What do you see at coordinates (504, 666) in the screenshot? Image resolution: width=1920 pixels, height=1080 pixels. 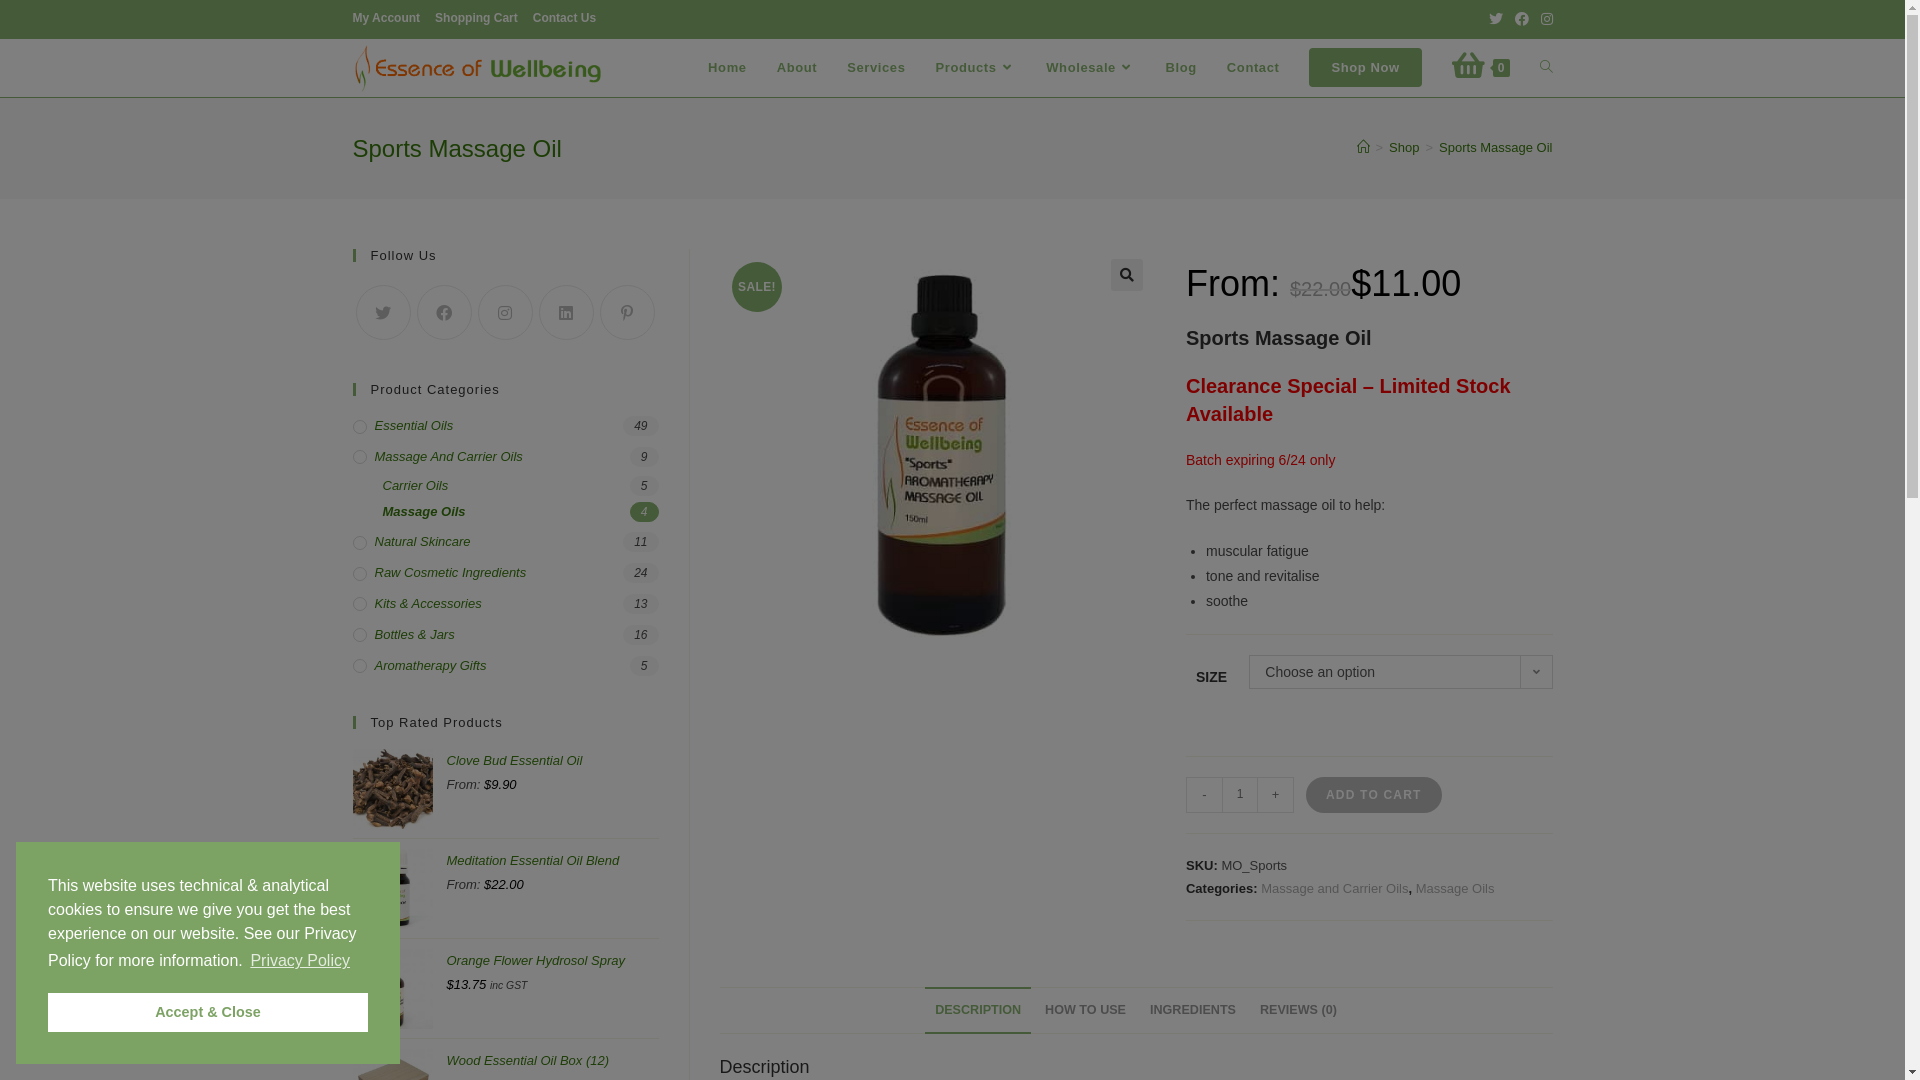 I see `'Aromatherapy Gifts'` at bounding box center [504, 666].